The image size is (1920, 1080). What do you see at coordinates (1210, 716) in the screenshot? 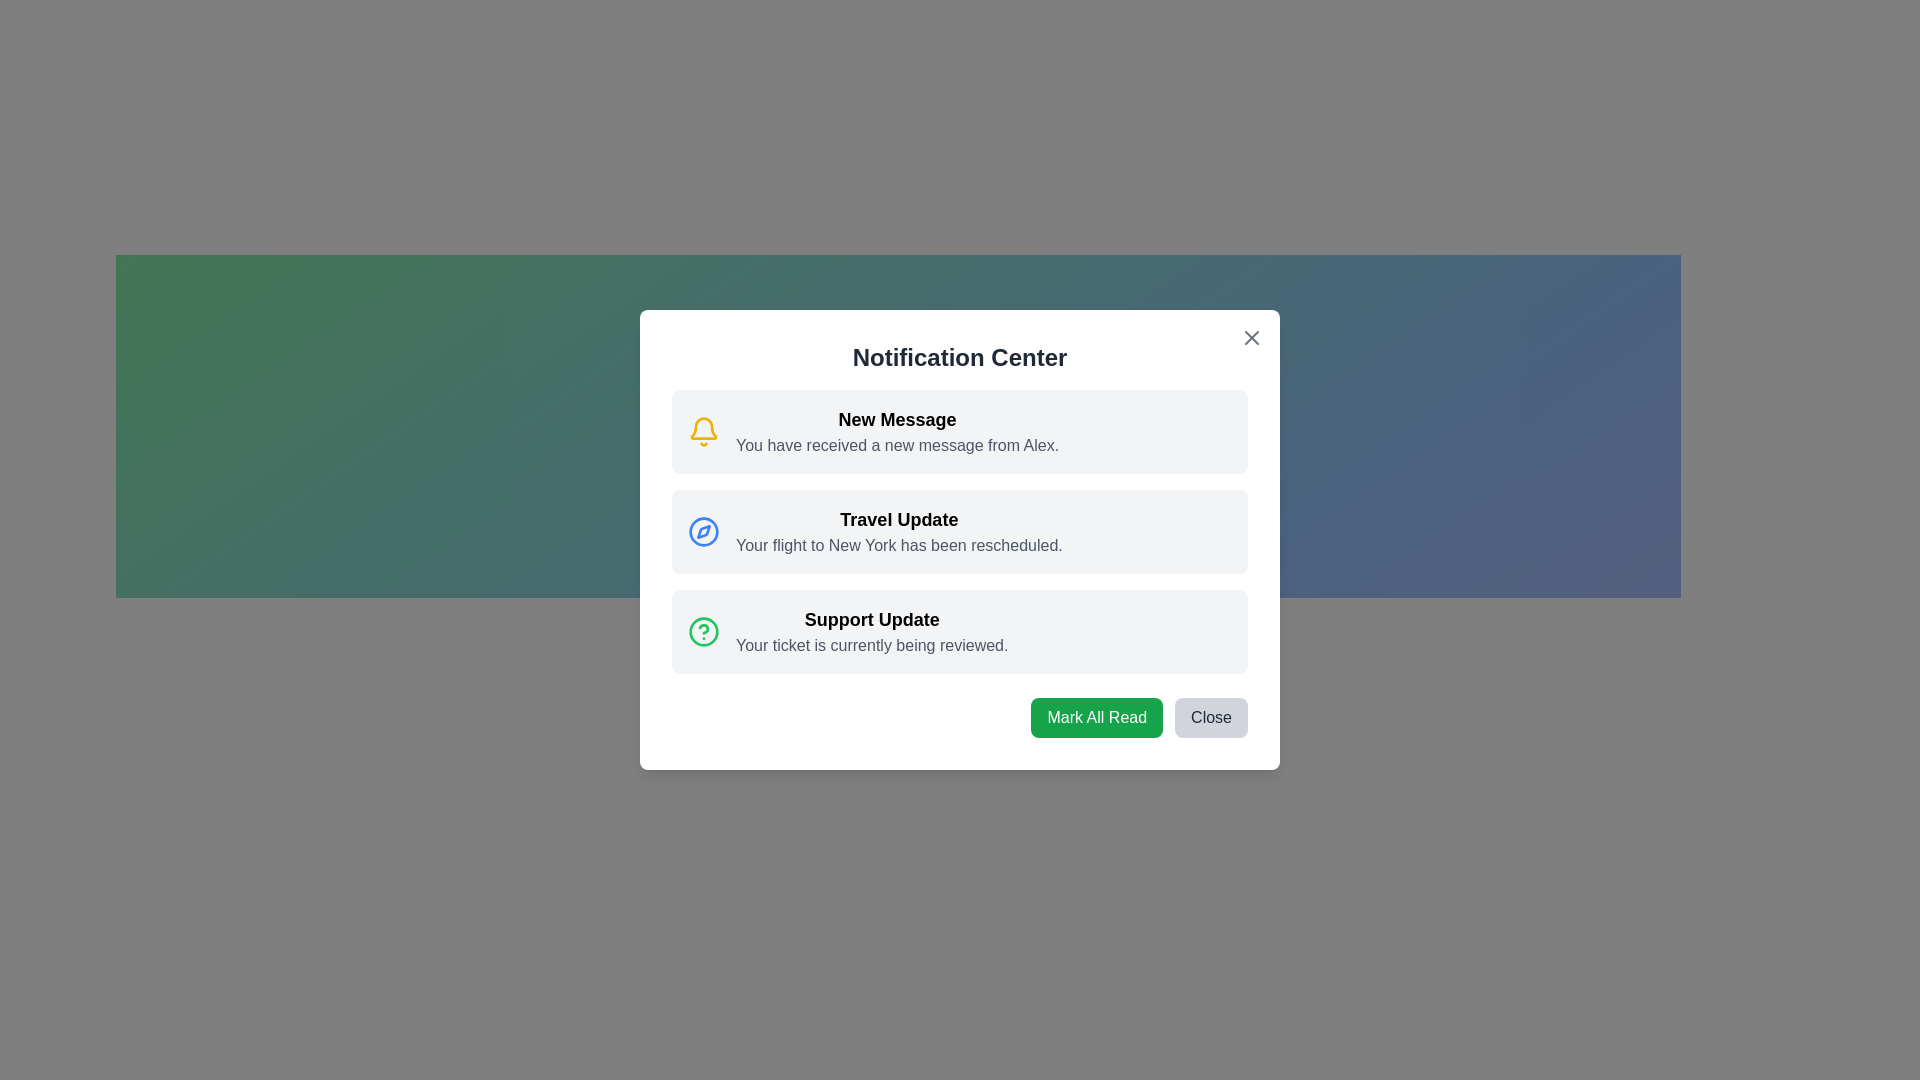
I see `the 'Close' button, which is a rectangular button with rounded corners and a gray background, located at the bottom-right corner of the modal window` at bounding box center [1210, 716].